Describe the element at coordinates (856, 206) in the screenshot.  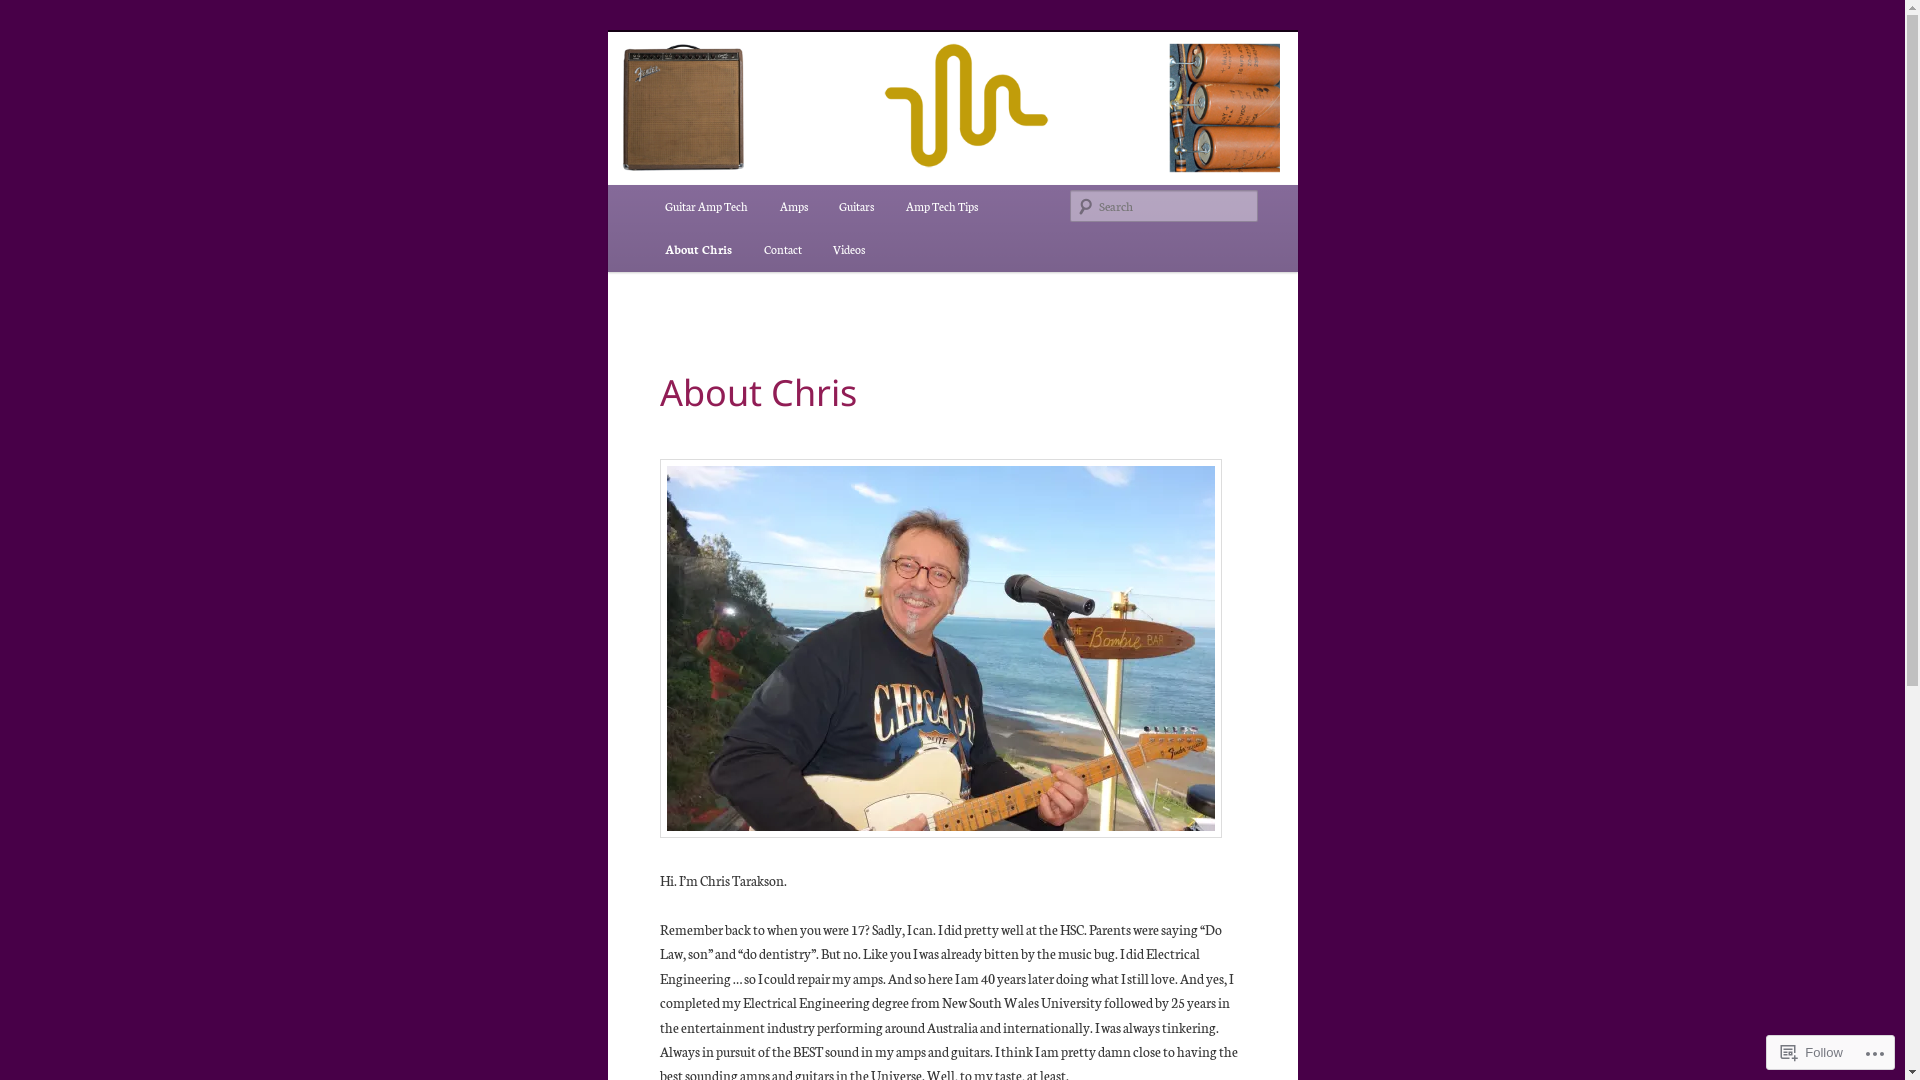
I see `'Guitars'` at that location.